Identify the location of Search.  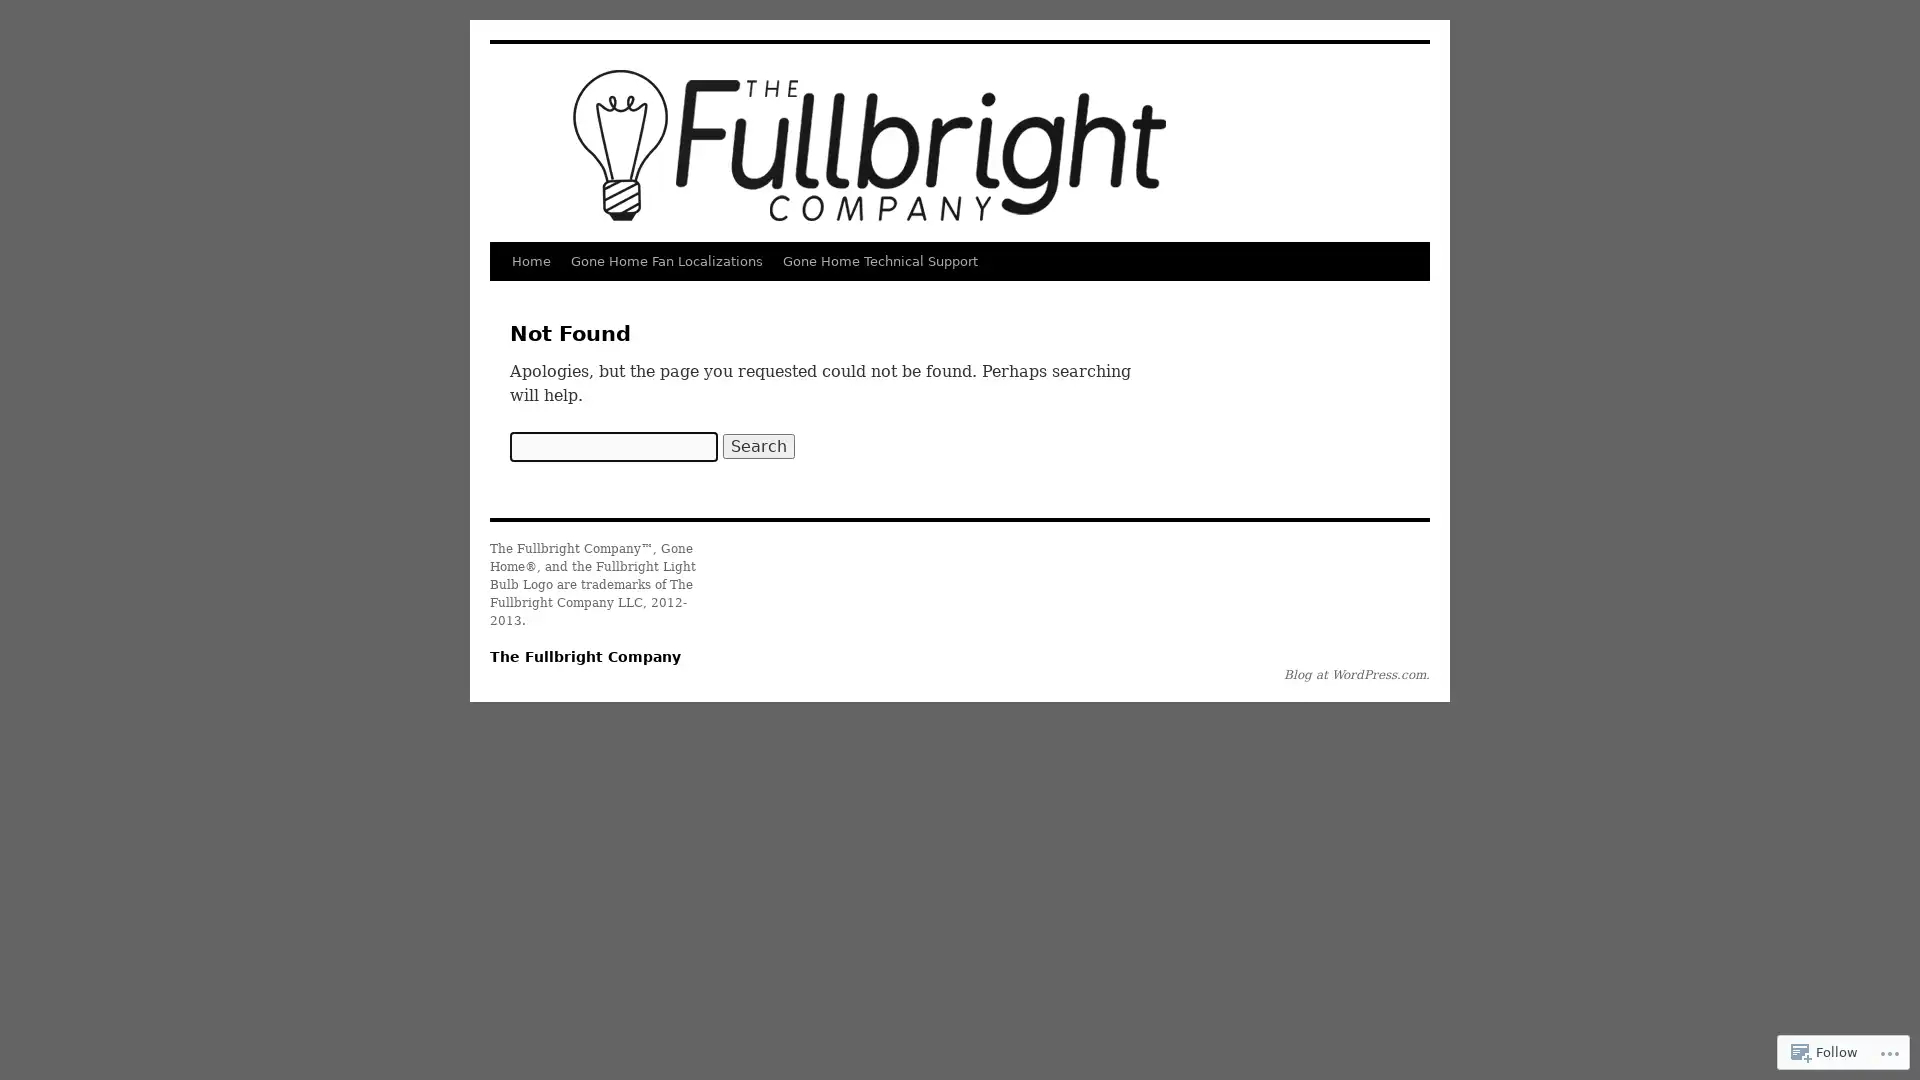
(757, 445).